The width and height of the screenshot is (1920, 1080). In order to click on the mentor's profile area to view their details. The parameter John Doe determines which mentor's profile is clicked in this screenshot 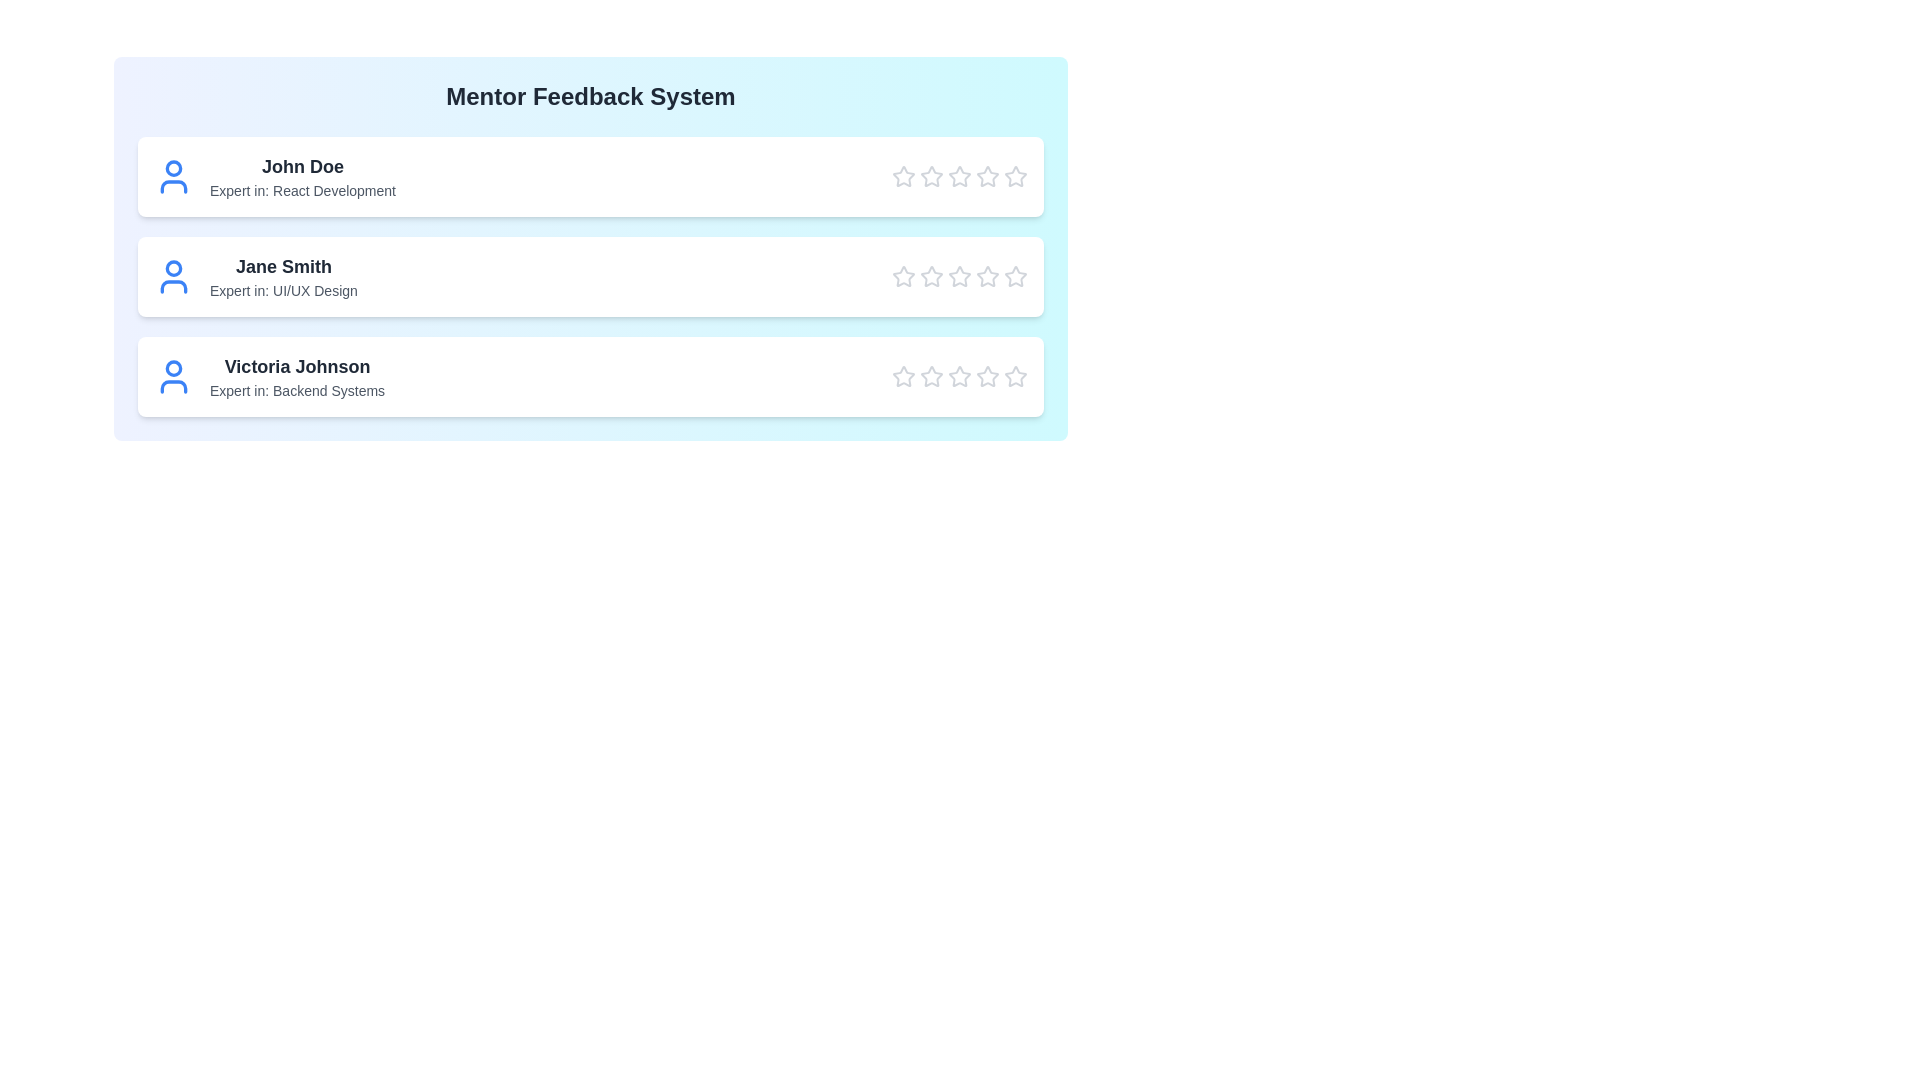, I will do `click(301, 165)`.